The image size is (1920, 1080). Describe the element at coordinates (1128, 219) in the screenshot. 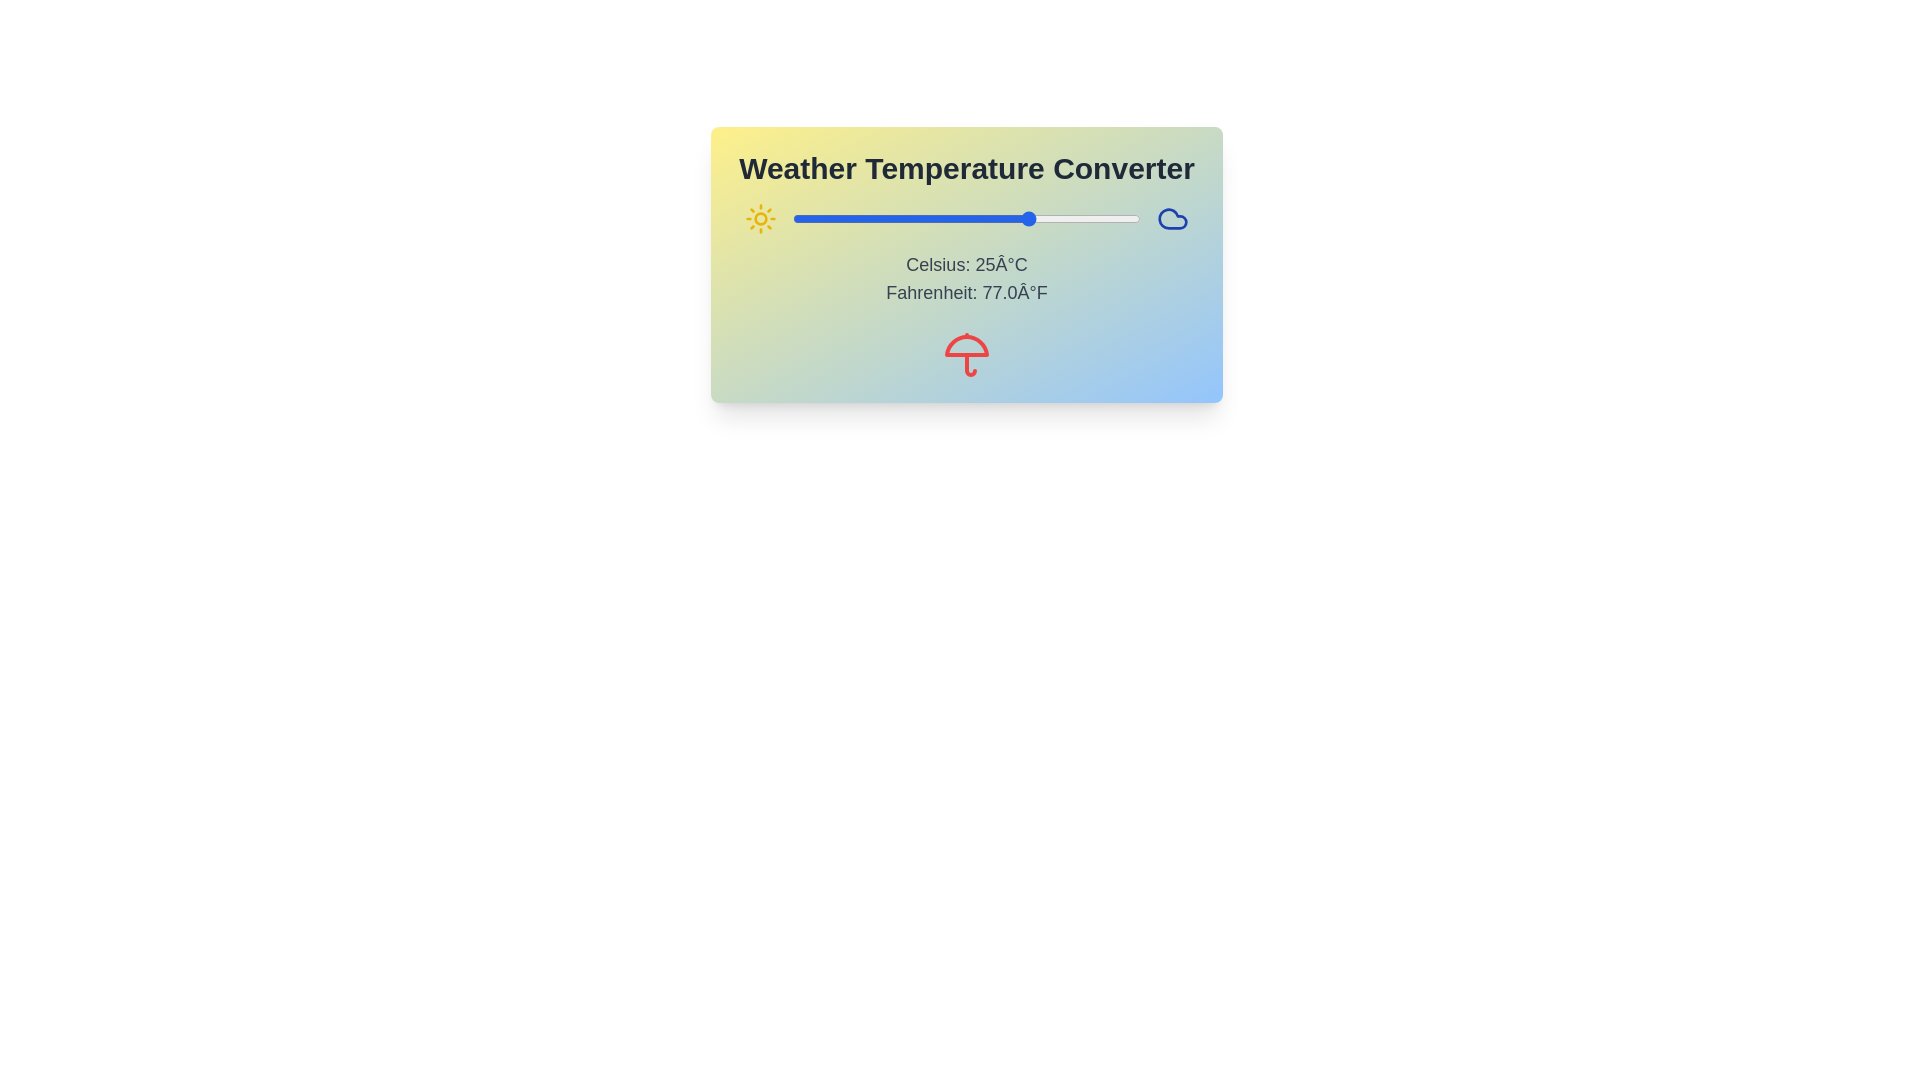

I see `the temperature to 47°C using the slider` at that location.